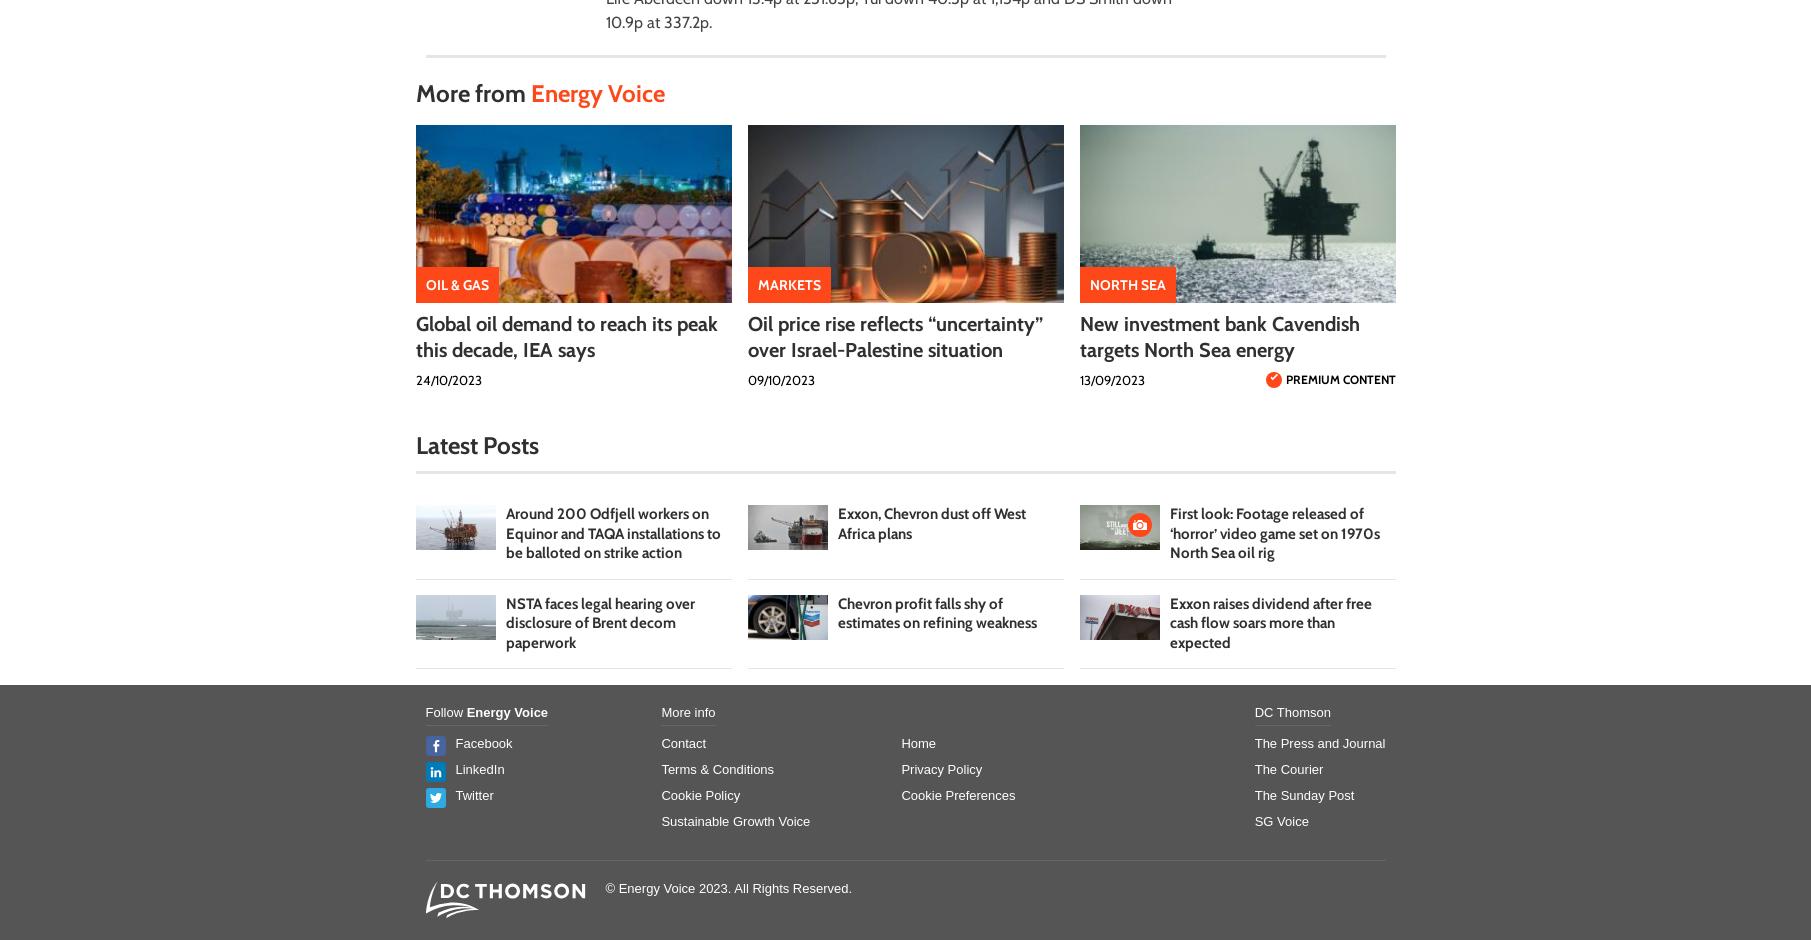  What do you see at coordinates (1110, 379) in the screenshot?
I see `'13/09/2023'` at bounding box center [1110, 379].